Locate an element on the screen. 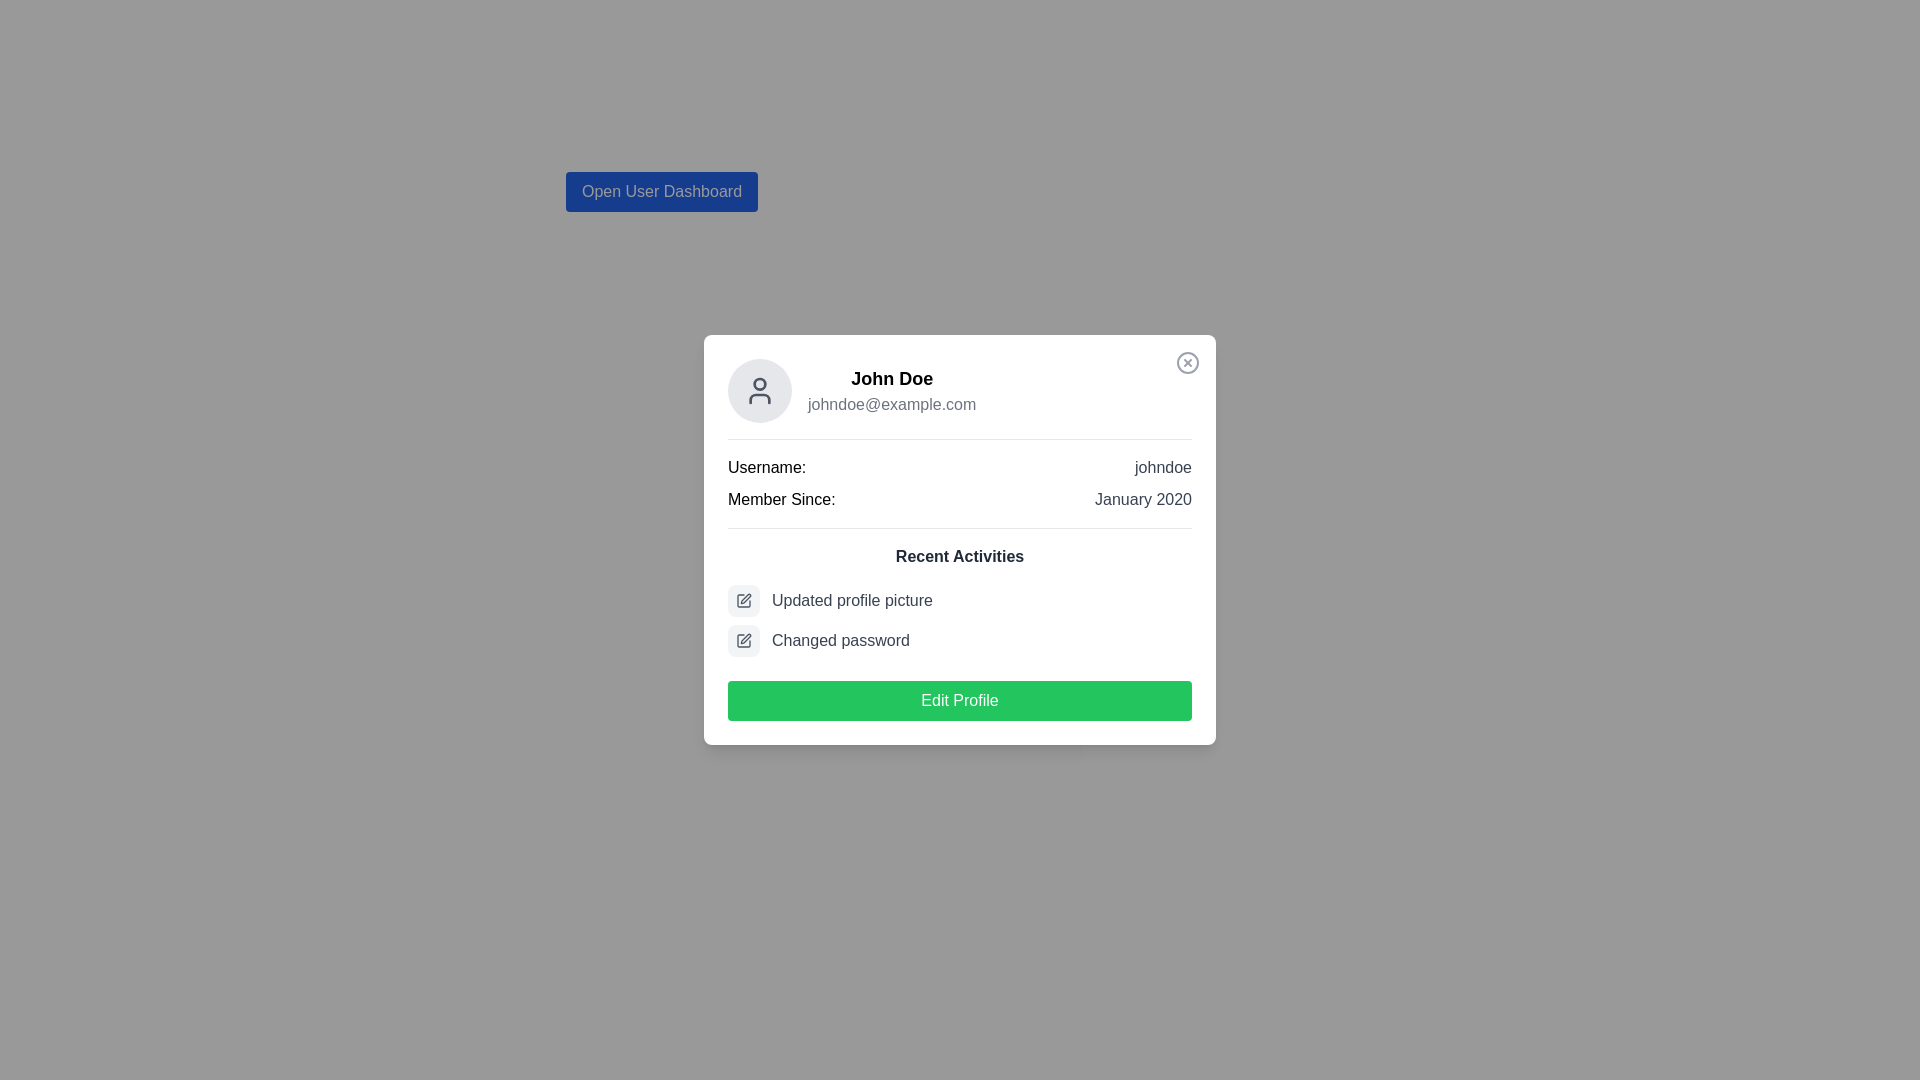 Image resolution: width=1920 pixels, height=1080 pixels. the 'Edit Profile' button located at the bottom center of the user information card, which allows the user is located at coordinates (960, 700).